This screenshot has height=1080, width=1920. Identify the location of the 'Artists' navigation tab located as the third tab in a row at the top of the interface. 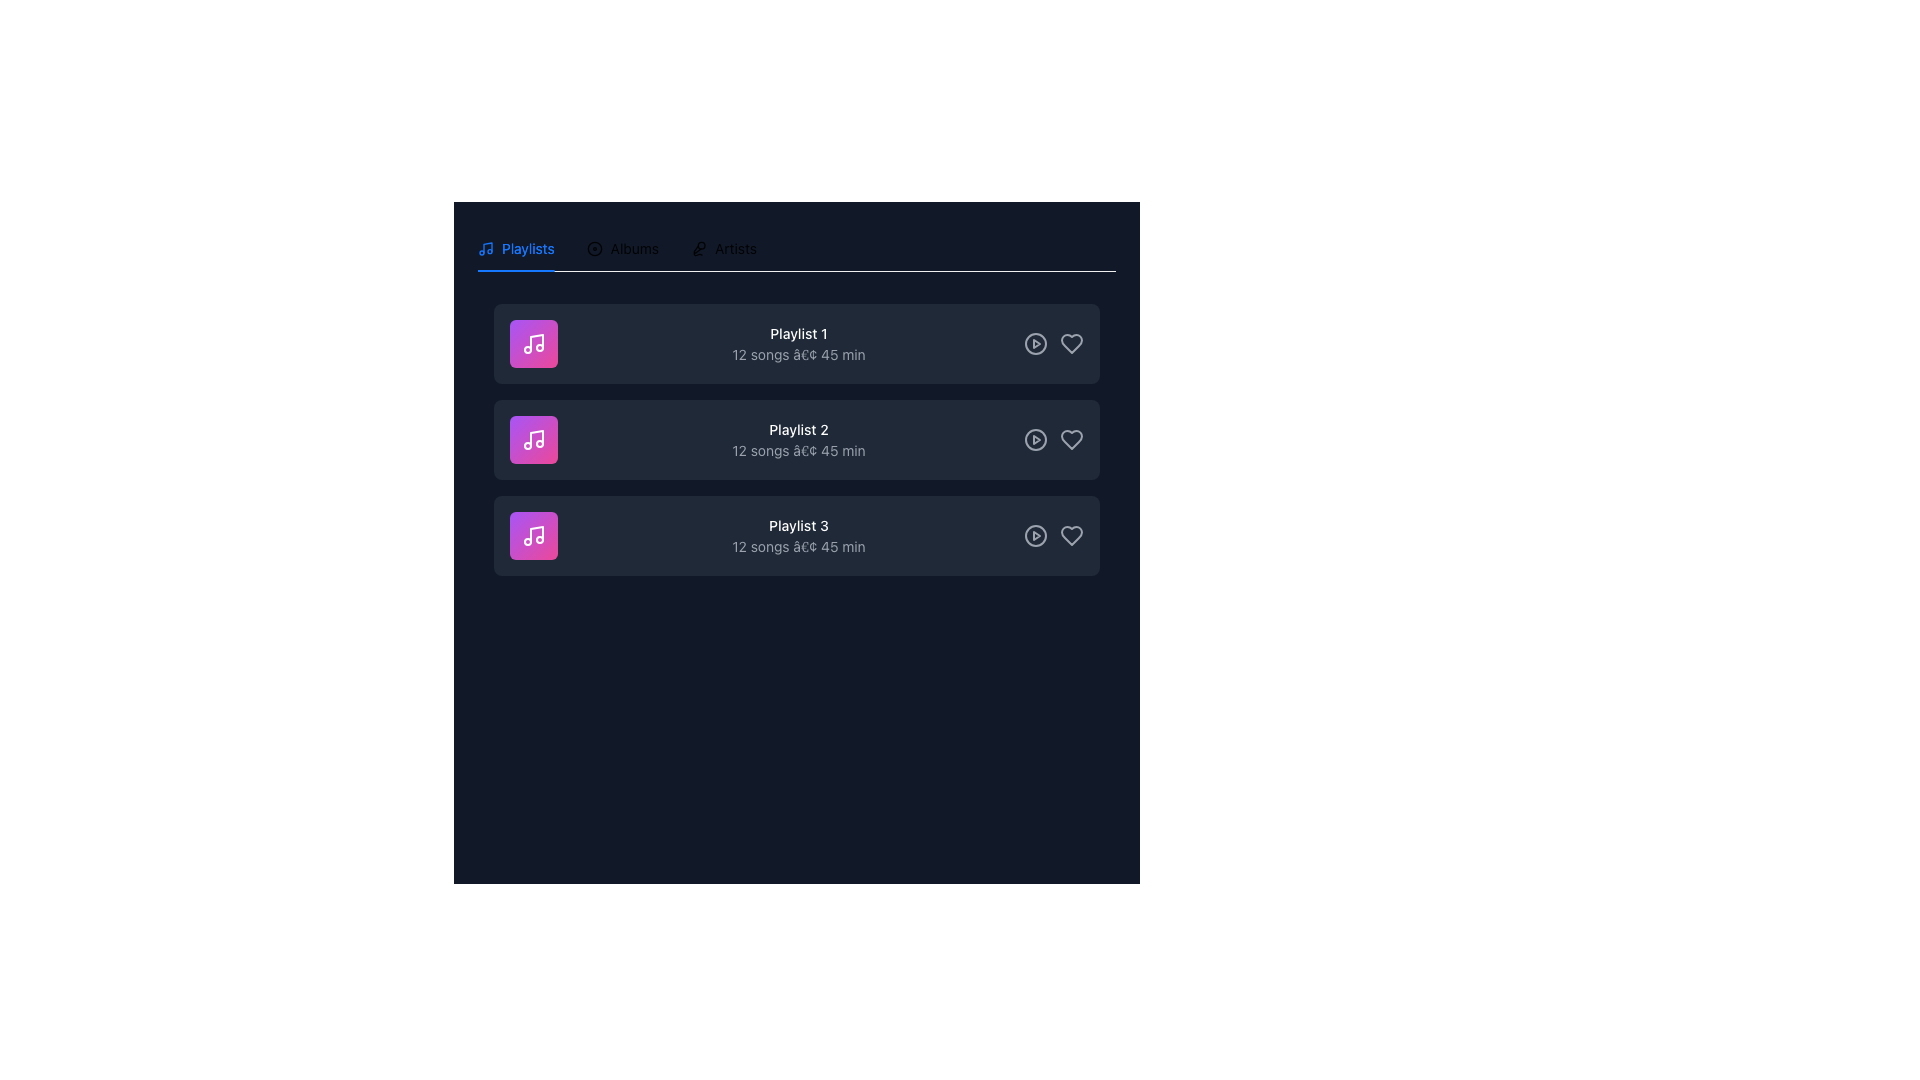
(723, 248).